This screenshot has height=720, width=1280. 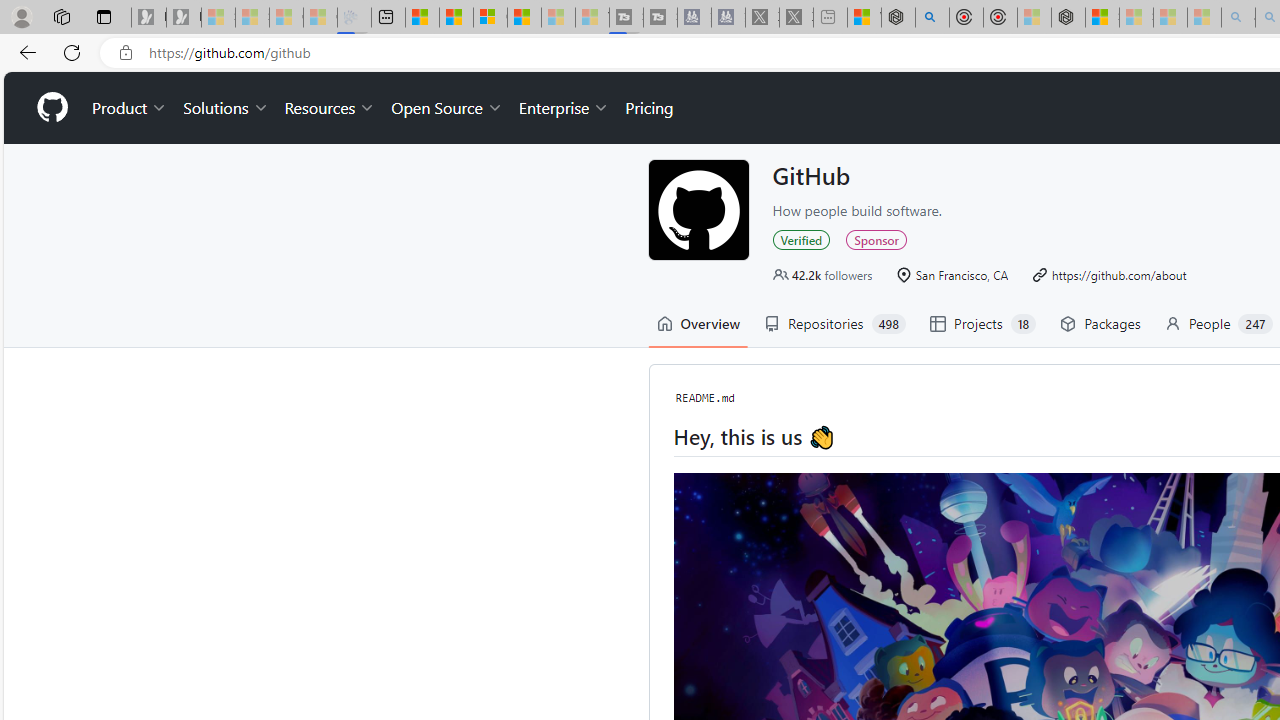 I want to click on 'Resources', so click(x=330, y=108).